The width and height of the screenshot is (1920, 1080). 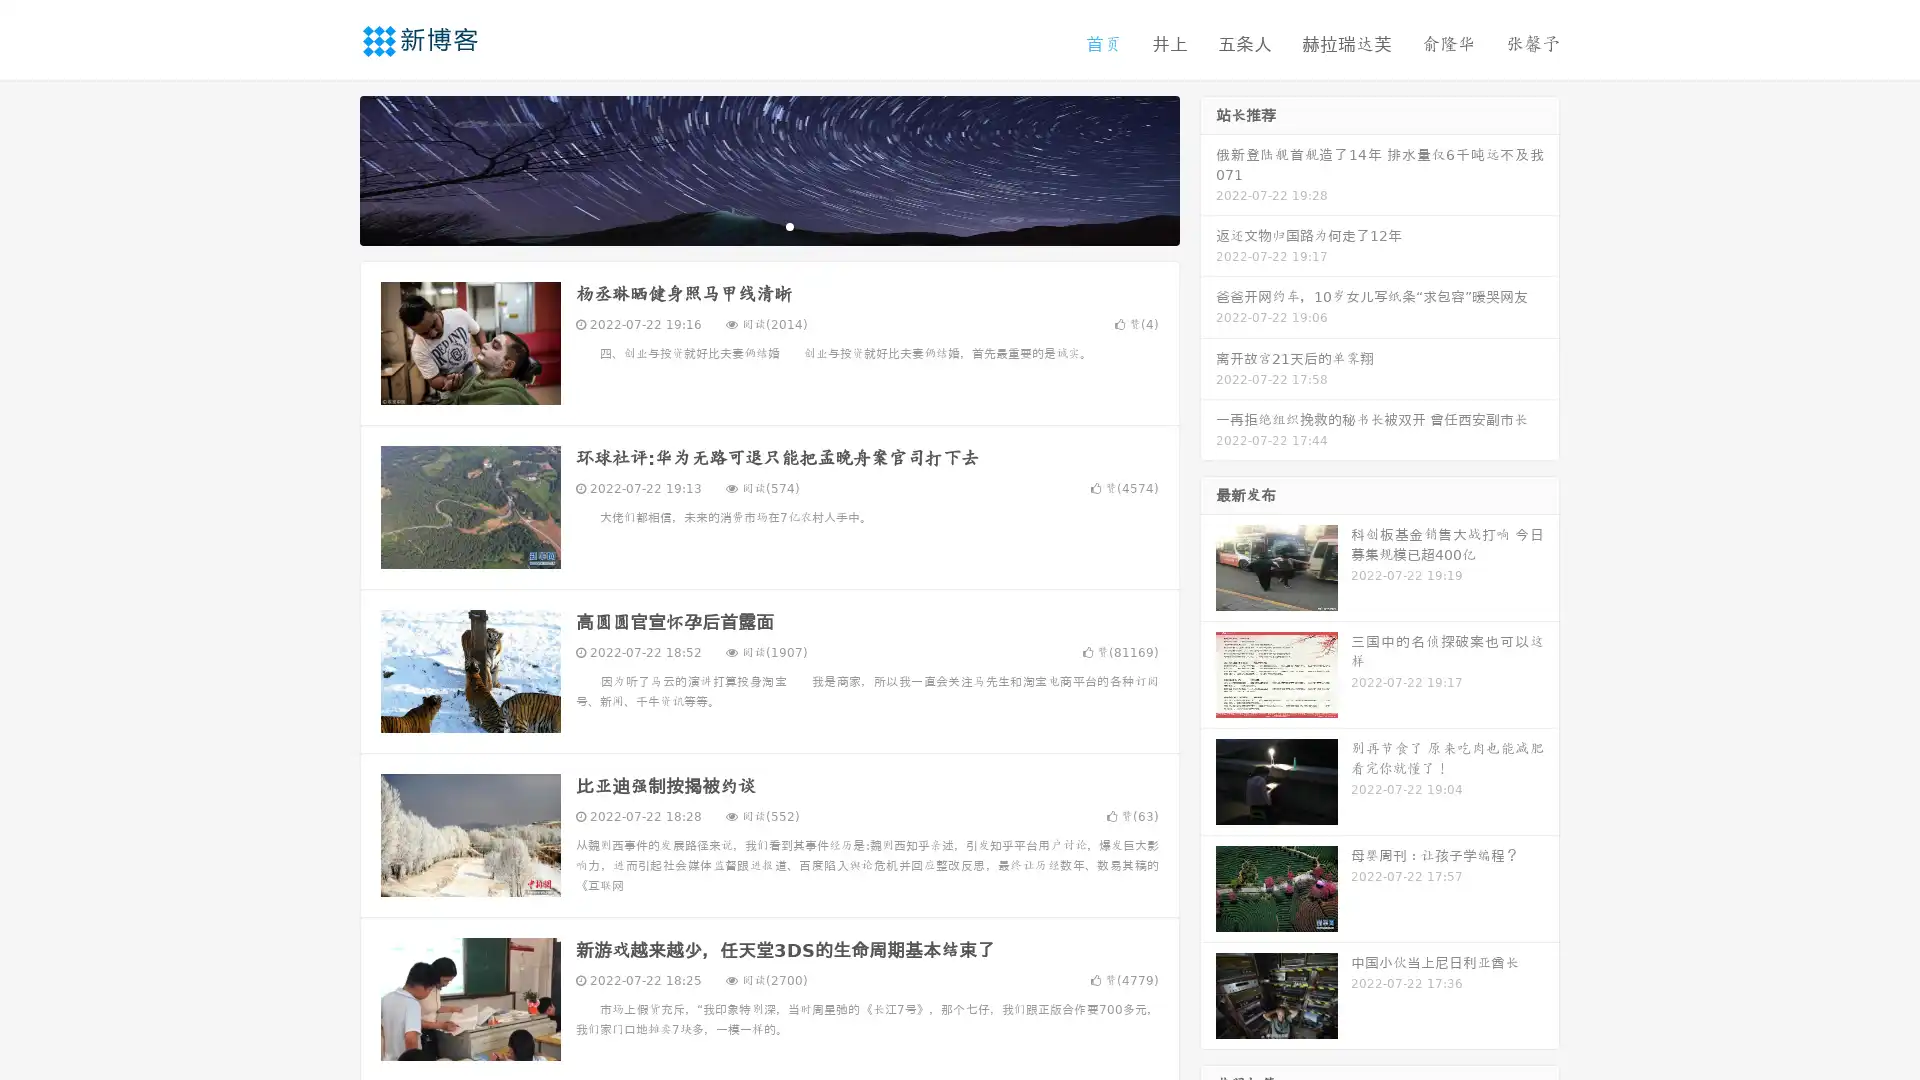 I want to click on Next slide, so click(x=1208, y=168).